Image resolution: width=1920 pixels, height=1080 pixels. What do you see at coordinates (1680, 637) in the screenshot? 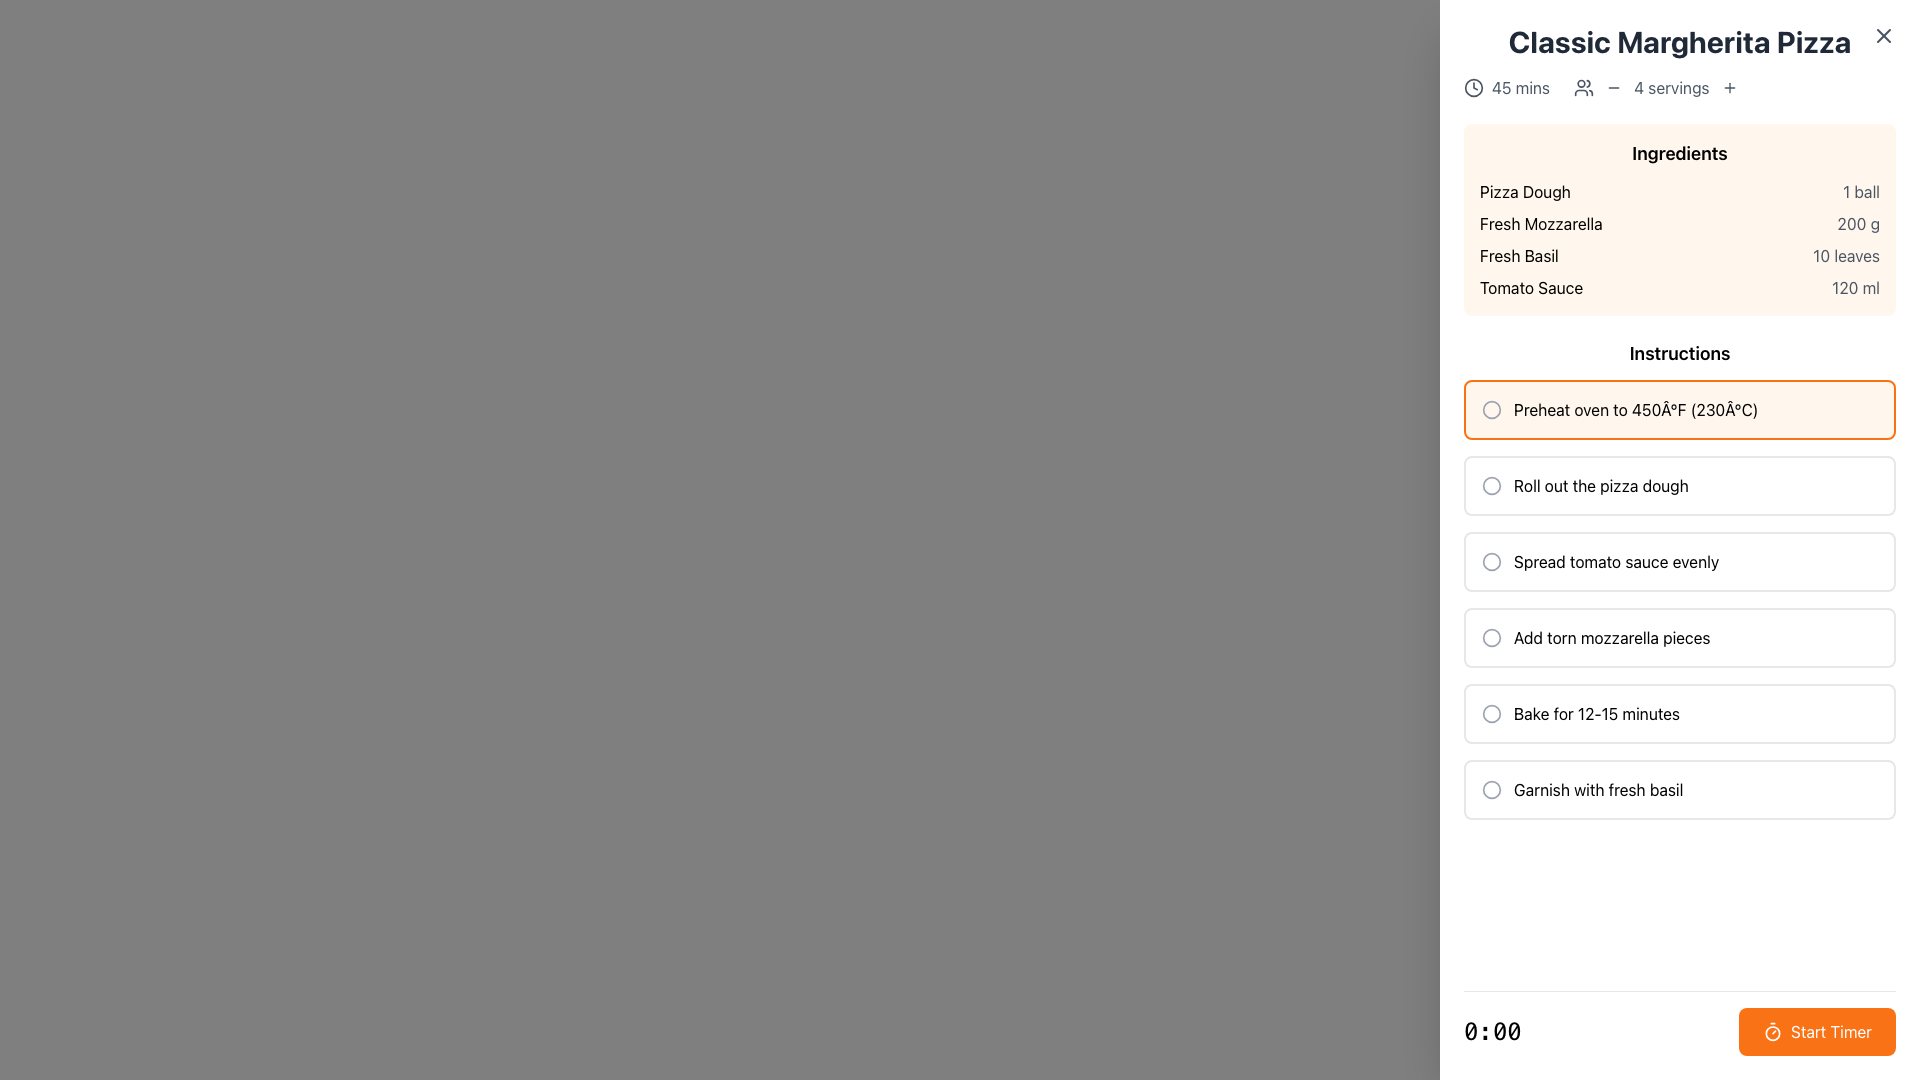
I see `the 'Add torn mozzarella pieces' instruction item in the list to mark it as completed` at bounding box center [1680, 637].